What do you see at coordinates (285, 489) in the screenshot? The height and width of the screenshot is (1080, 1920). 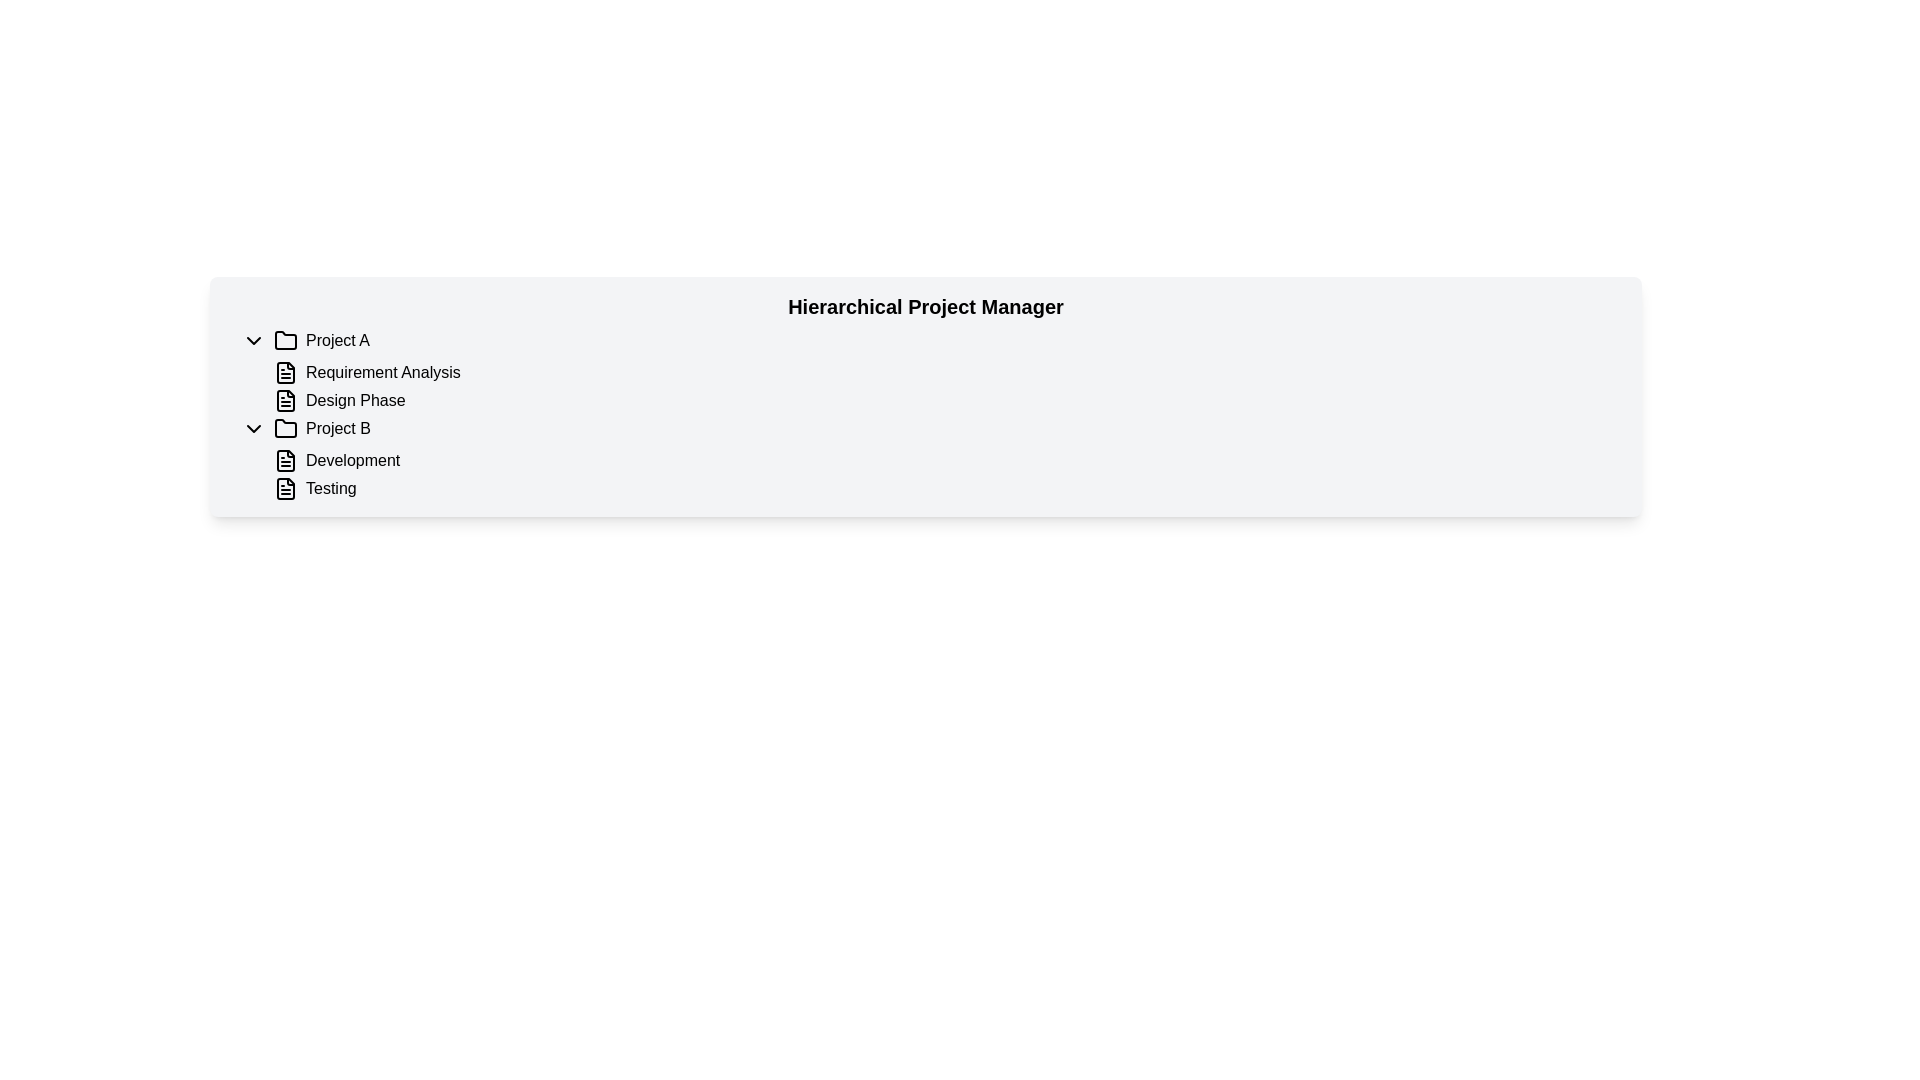 I see `the small black icon resembling a file document with lines, located to the left of the text 'Testing' in the interface` at bounding box center [285, 489].